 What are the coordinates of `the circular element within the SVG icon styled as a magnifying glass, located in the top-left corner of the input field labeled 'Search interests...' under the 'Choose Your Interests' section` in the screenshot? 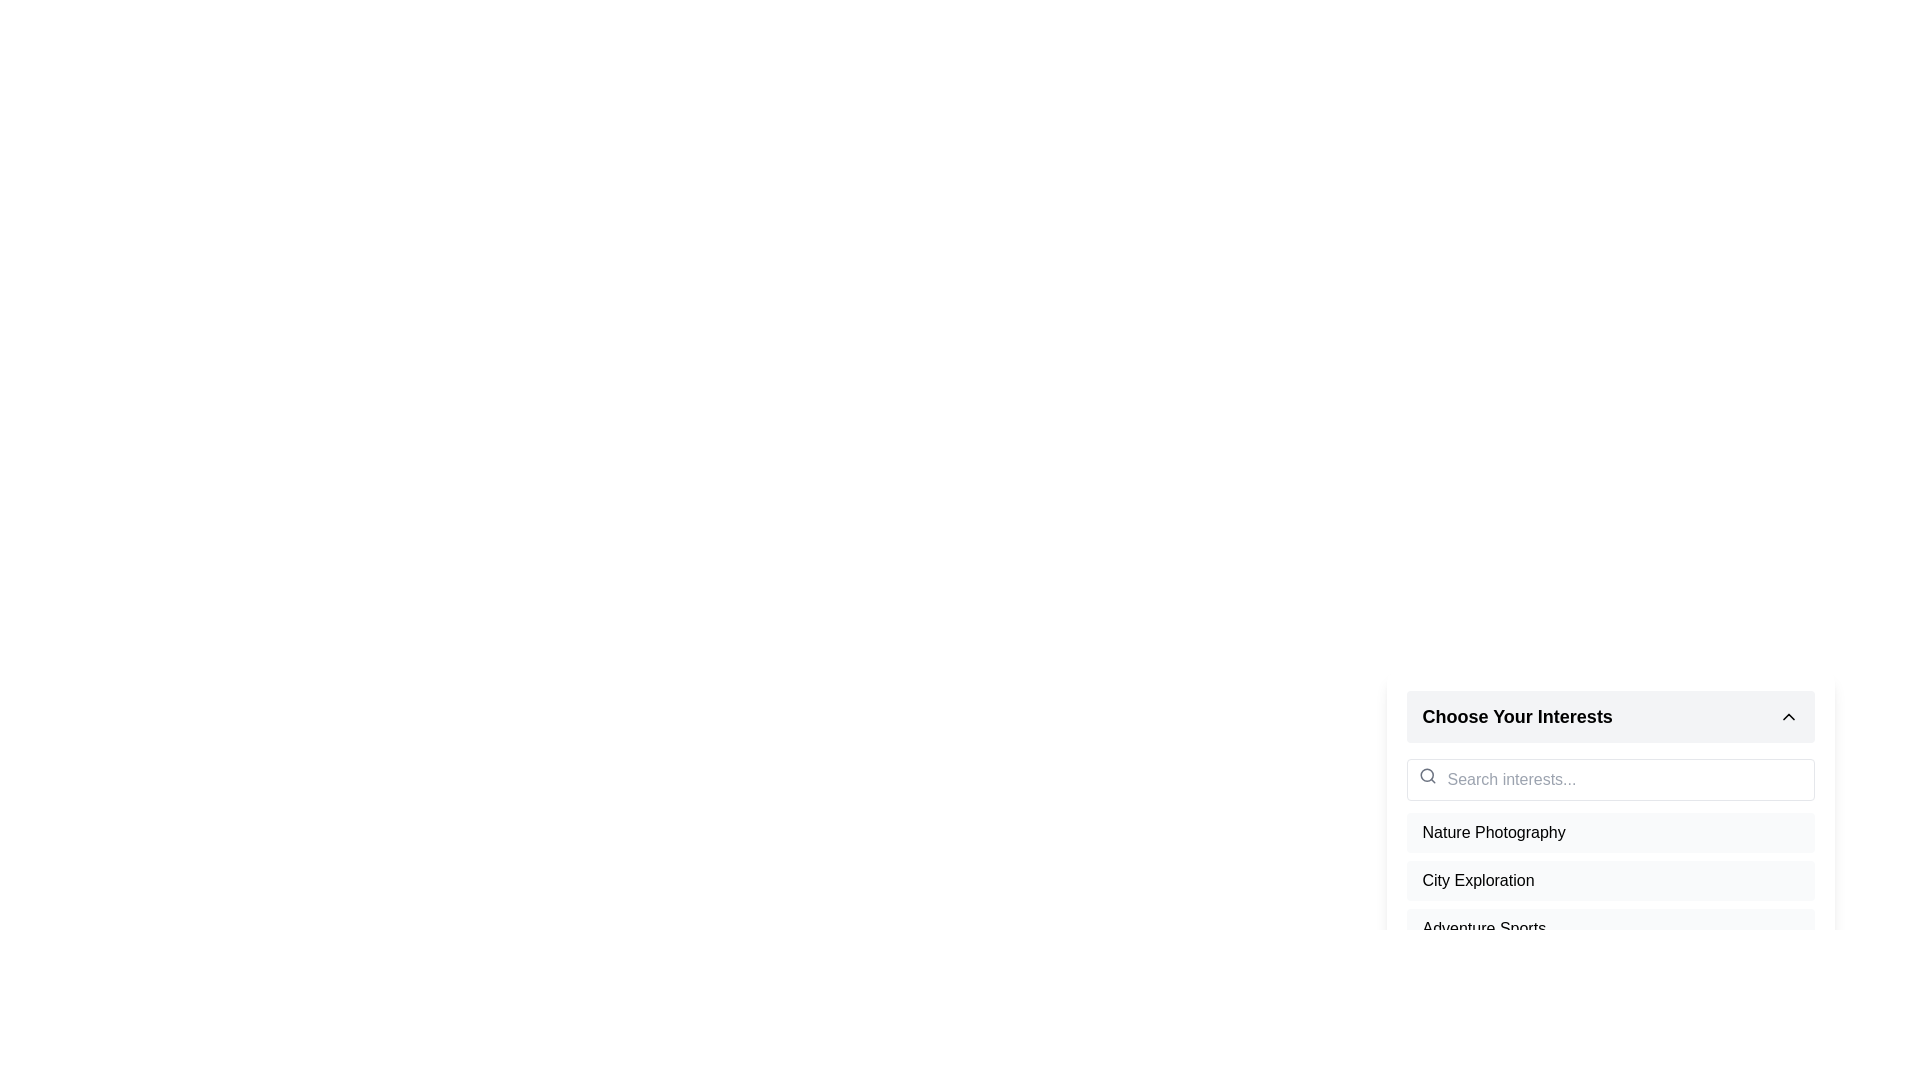 It's located at (1425, 774).